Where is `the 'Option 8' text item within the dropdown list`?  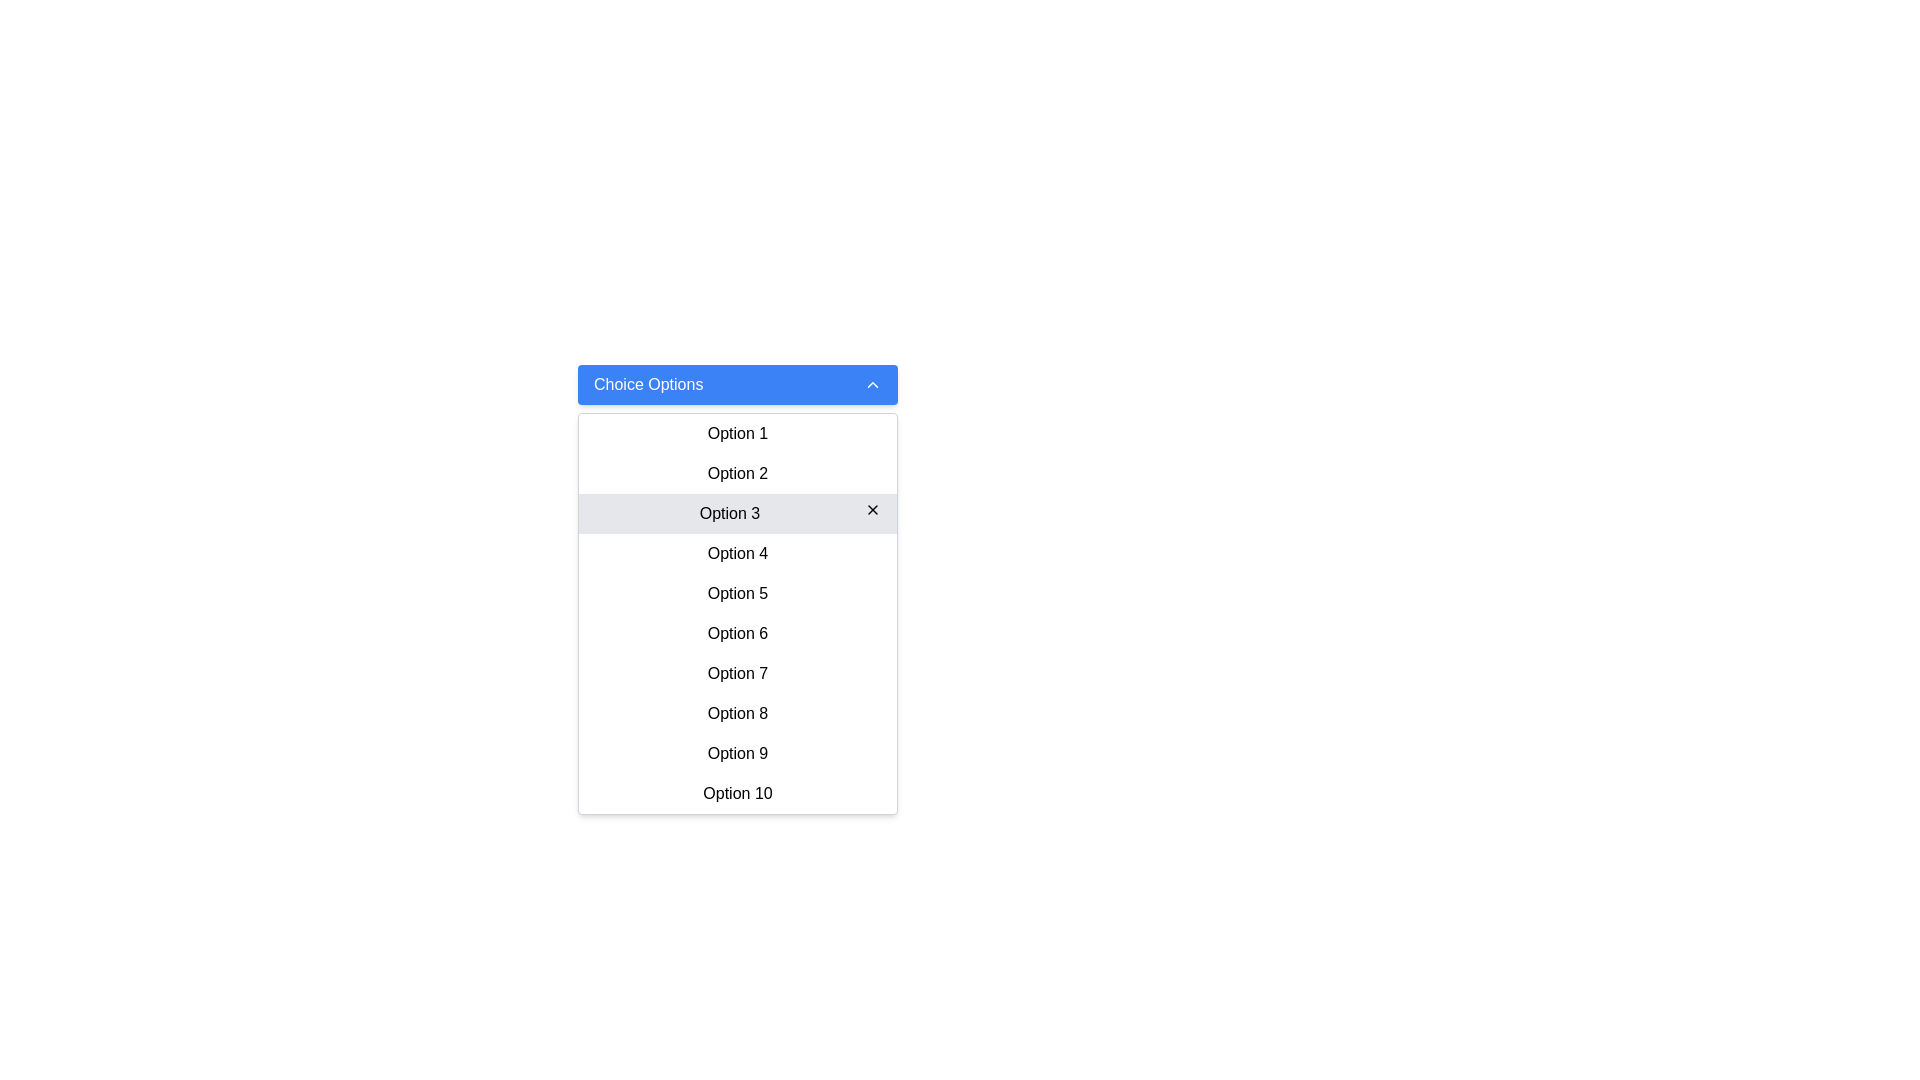 the 'Option 8' text item within the dropdown list is located at coordinates (737, 712).